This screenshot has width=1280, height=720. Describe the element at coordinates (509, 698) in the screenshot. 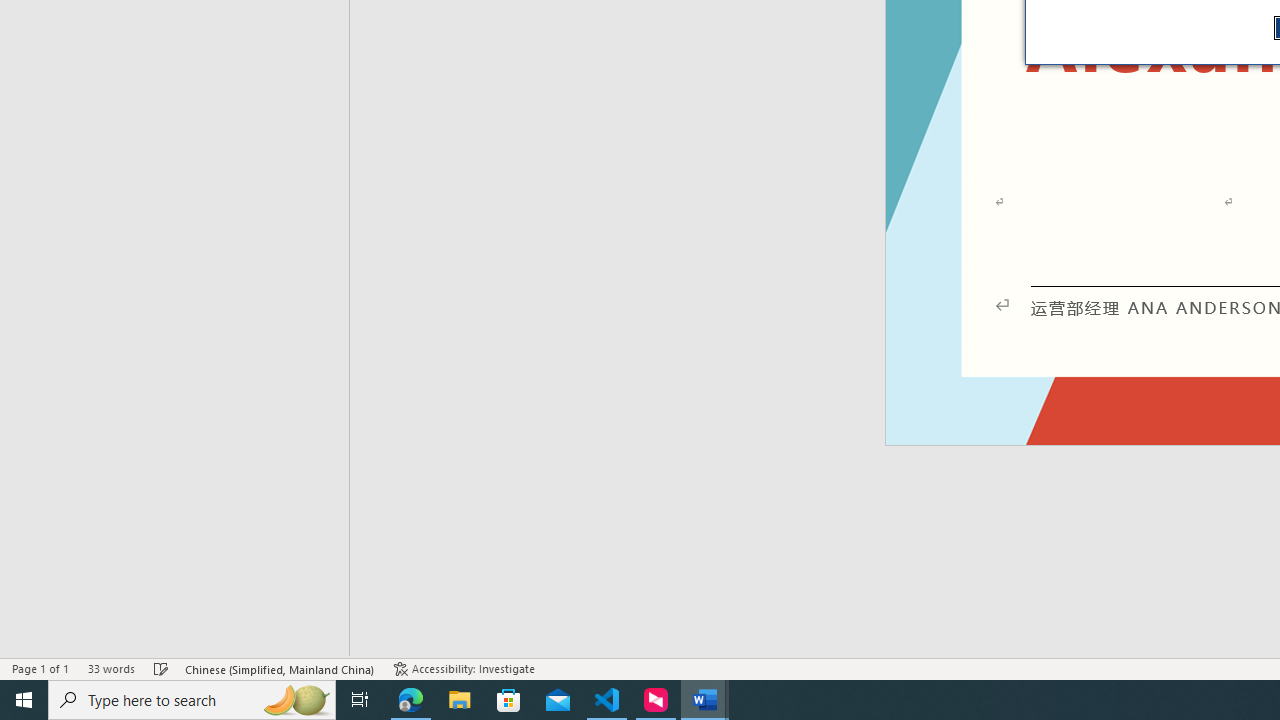

I see `'Microsoft Store'` at that location.